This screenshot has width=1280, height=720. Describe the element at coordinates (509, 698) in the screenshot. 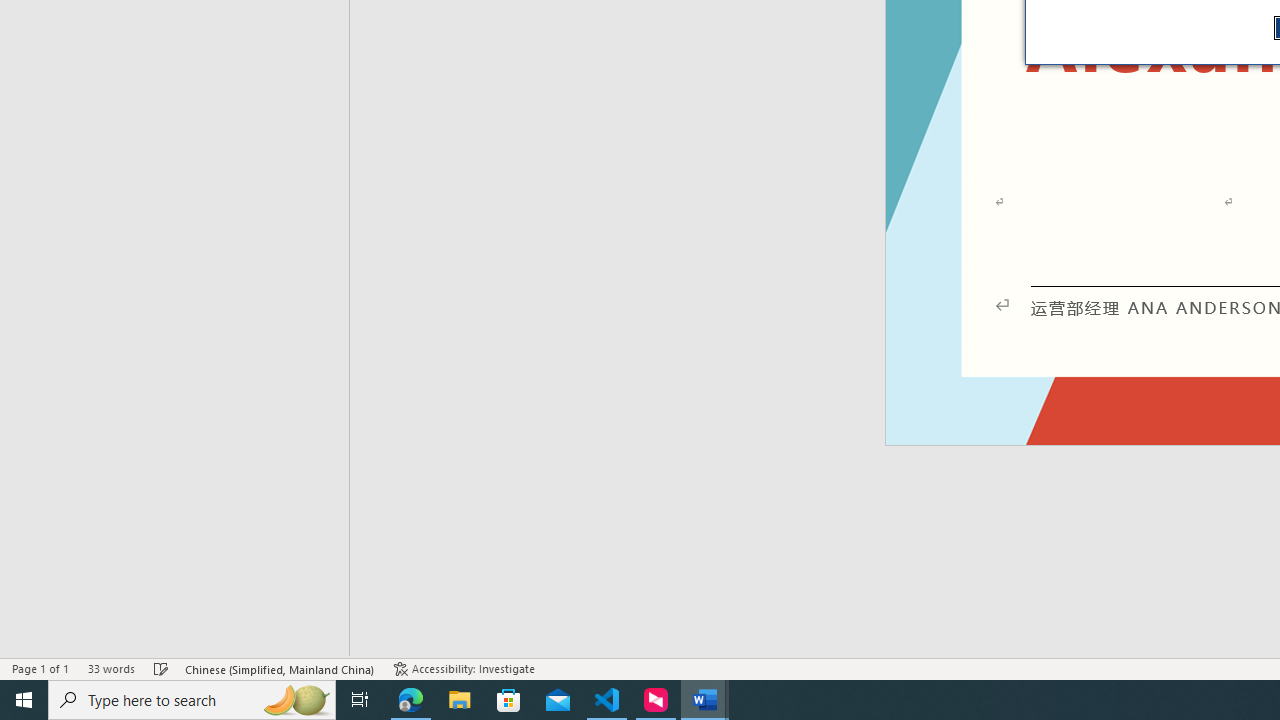

I see `'Microsoft Store'` at that location.